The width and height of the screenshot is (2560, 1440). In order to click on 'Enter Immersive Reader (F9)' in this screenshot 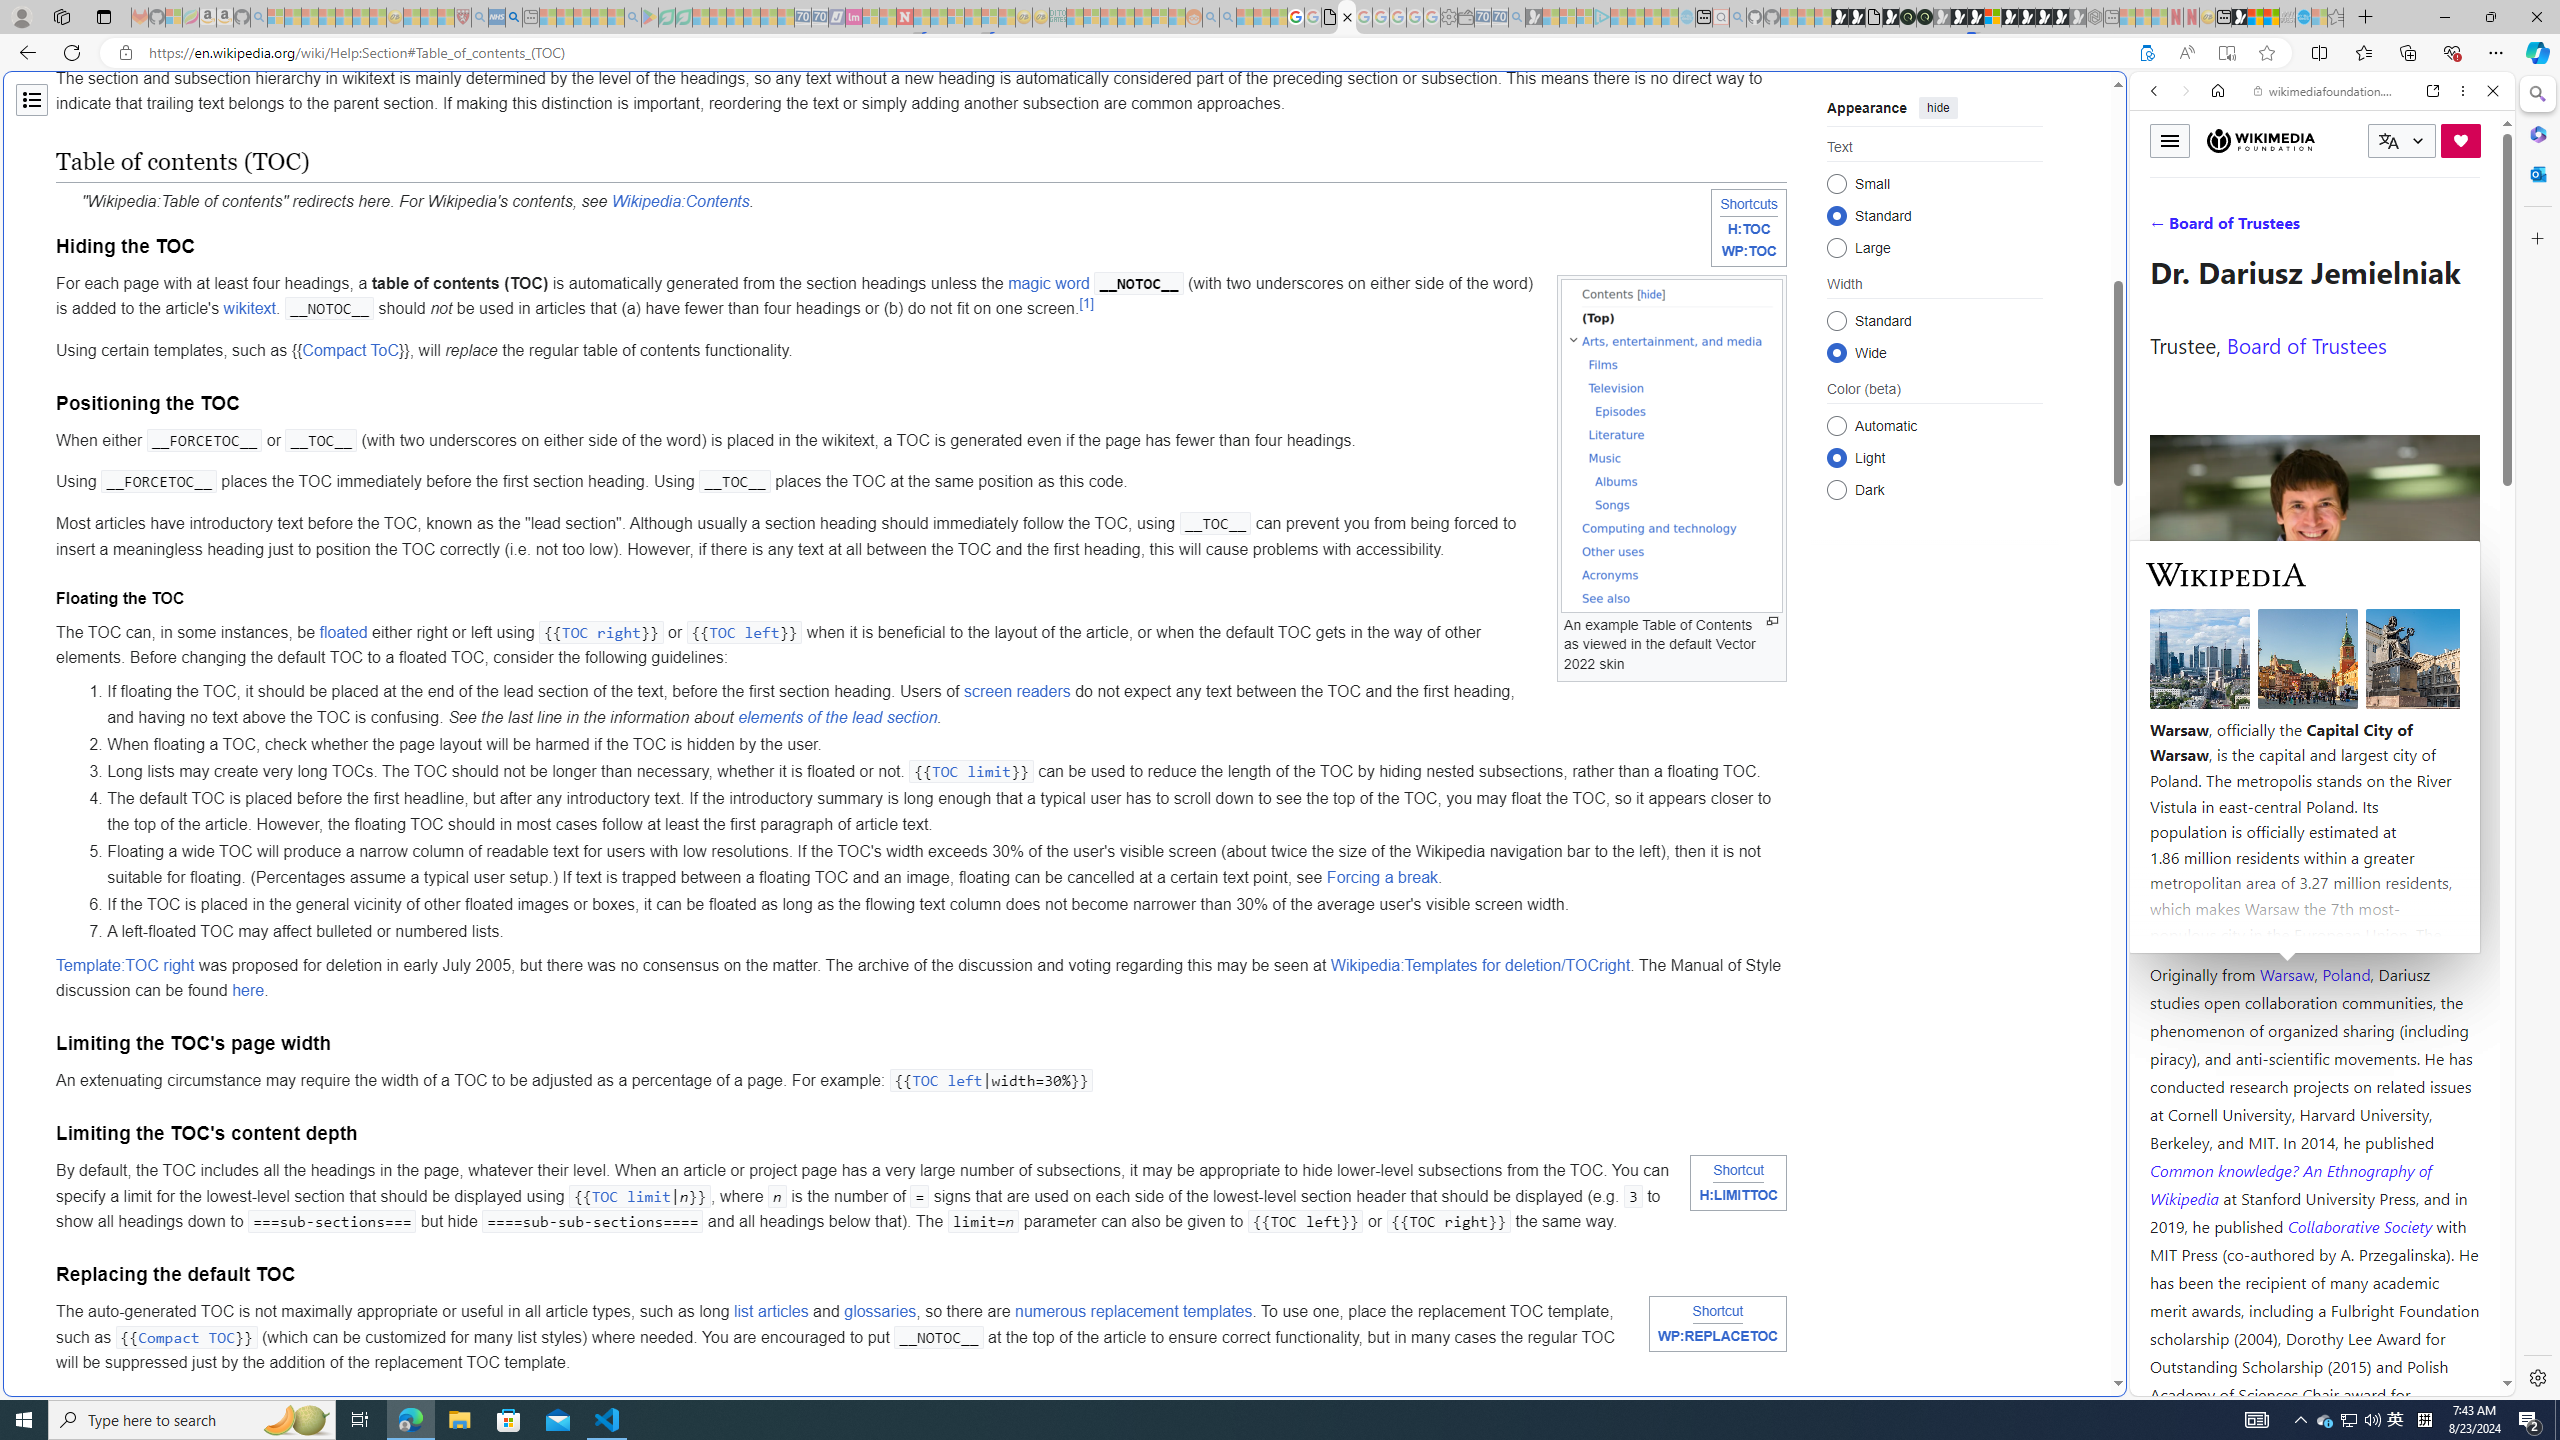, I will do `click(2226, 53)`.